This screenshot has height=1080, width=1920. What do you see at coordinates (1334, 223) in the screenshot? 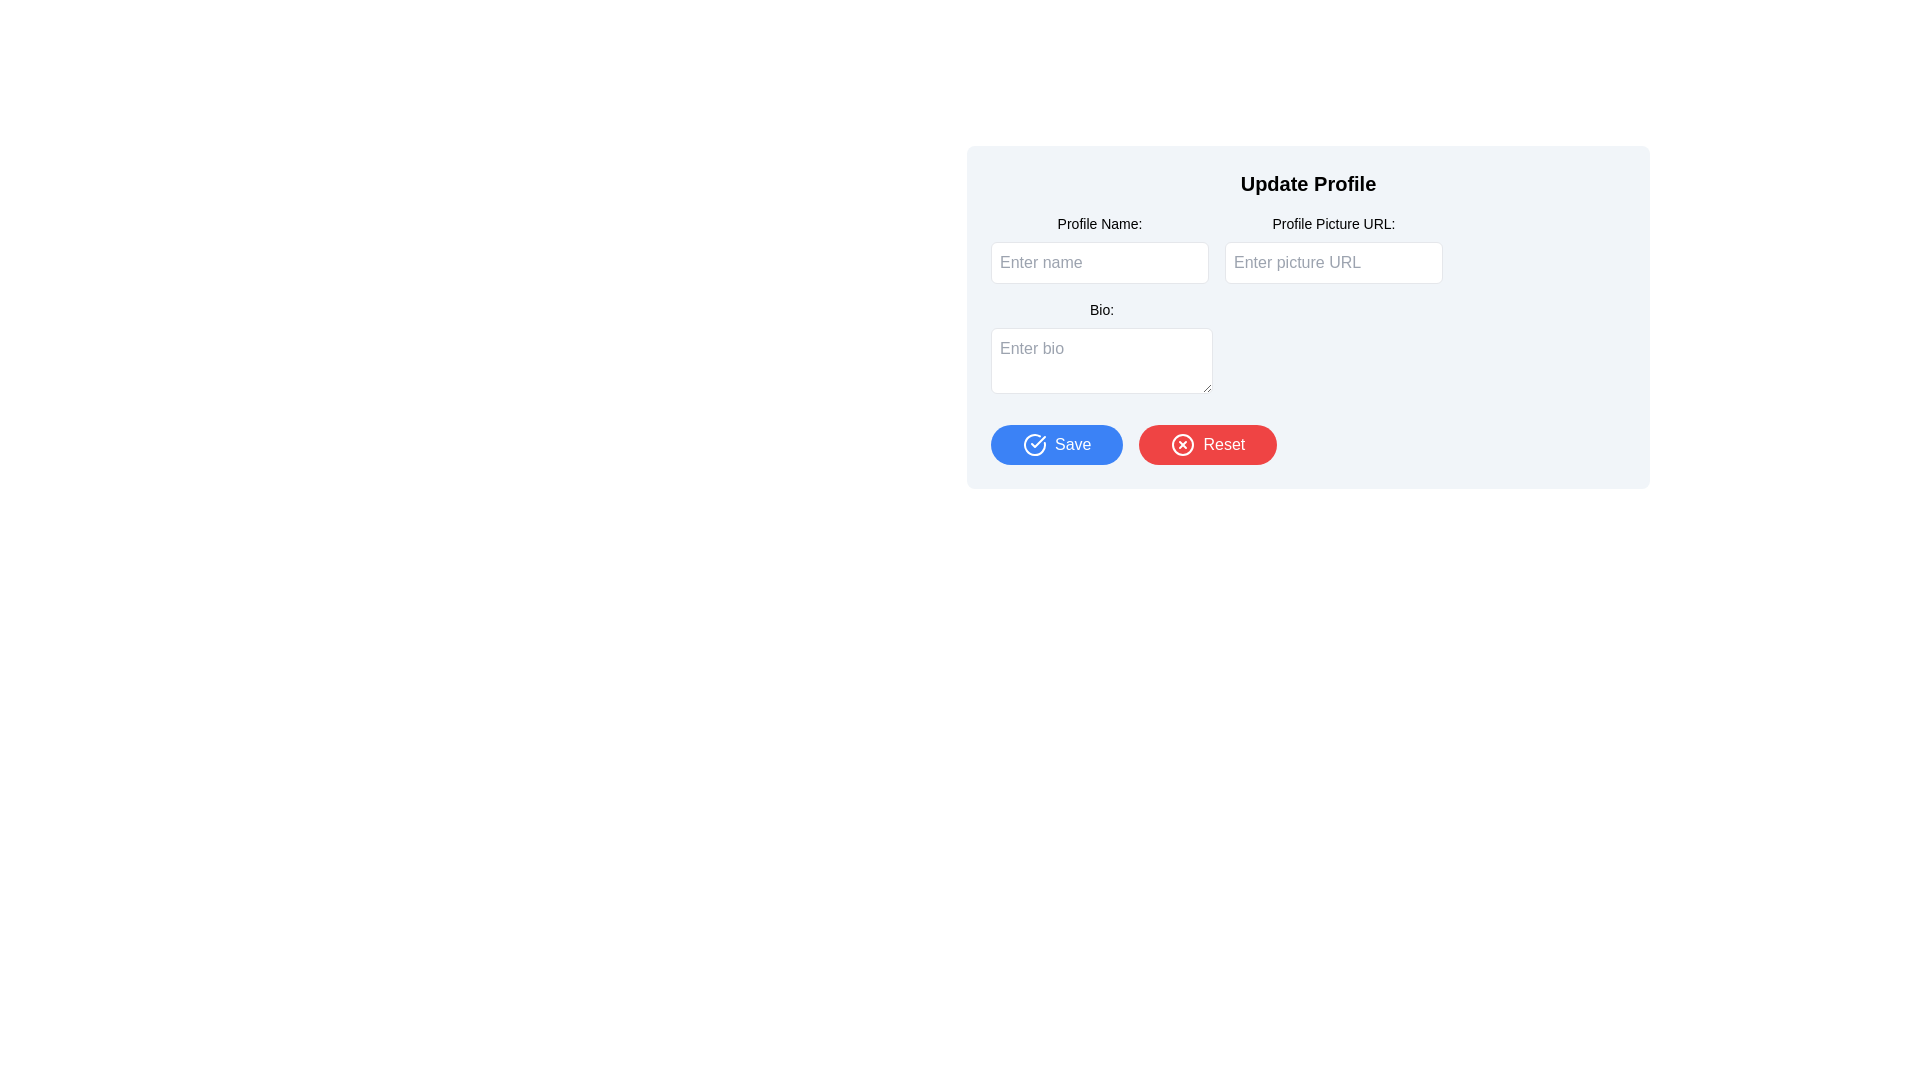
I see `the label indicating the purpose of the adjacent input field for the Profile Picture URL in the Update Profile form, located at the top-right part of the form` at bounding box center [1334, 223].